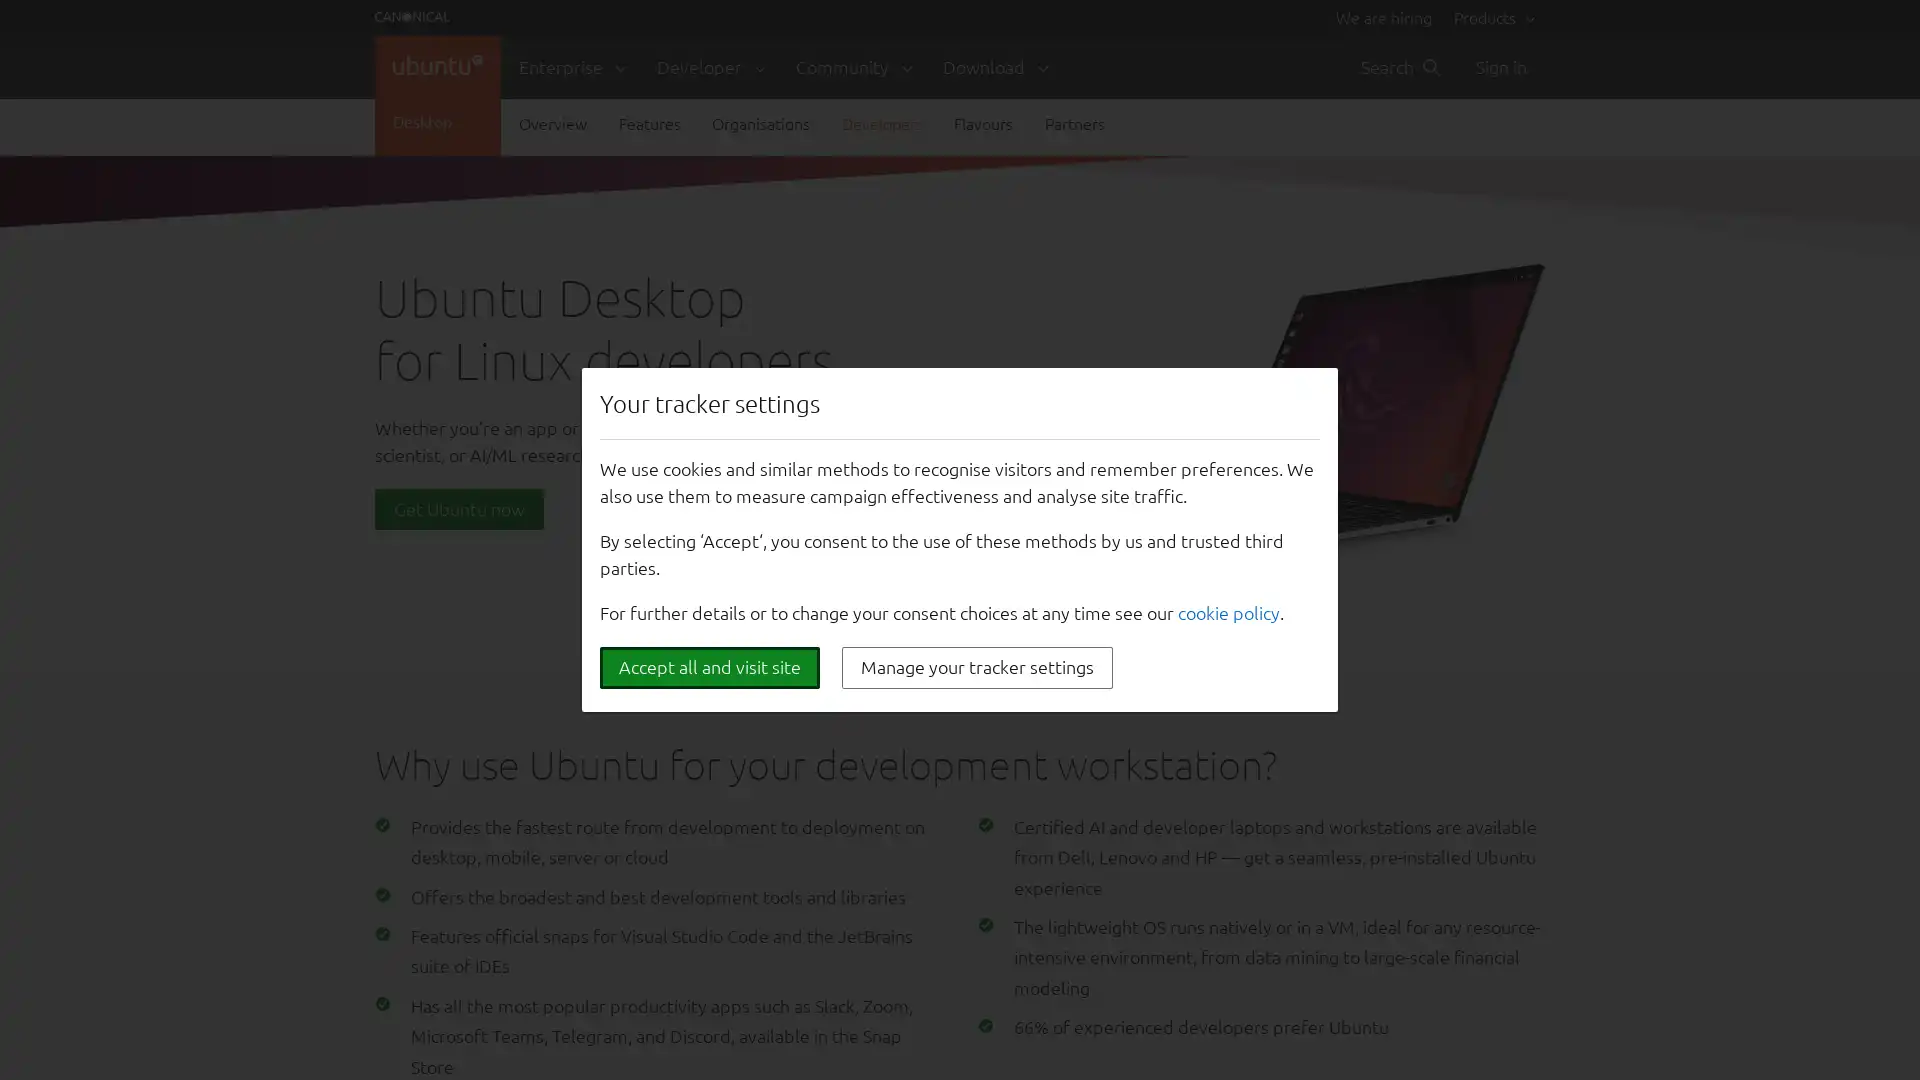  Describe the element at coordinates (977, 667) in the screenshot. I see `Manage your tracker settings` at that location.